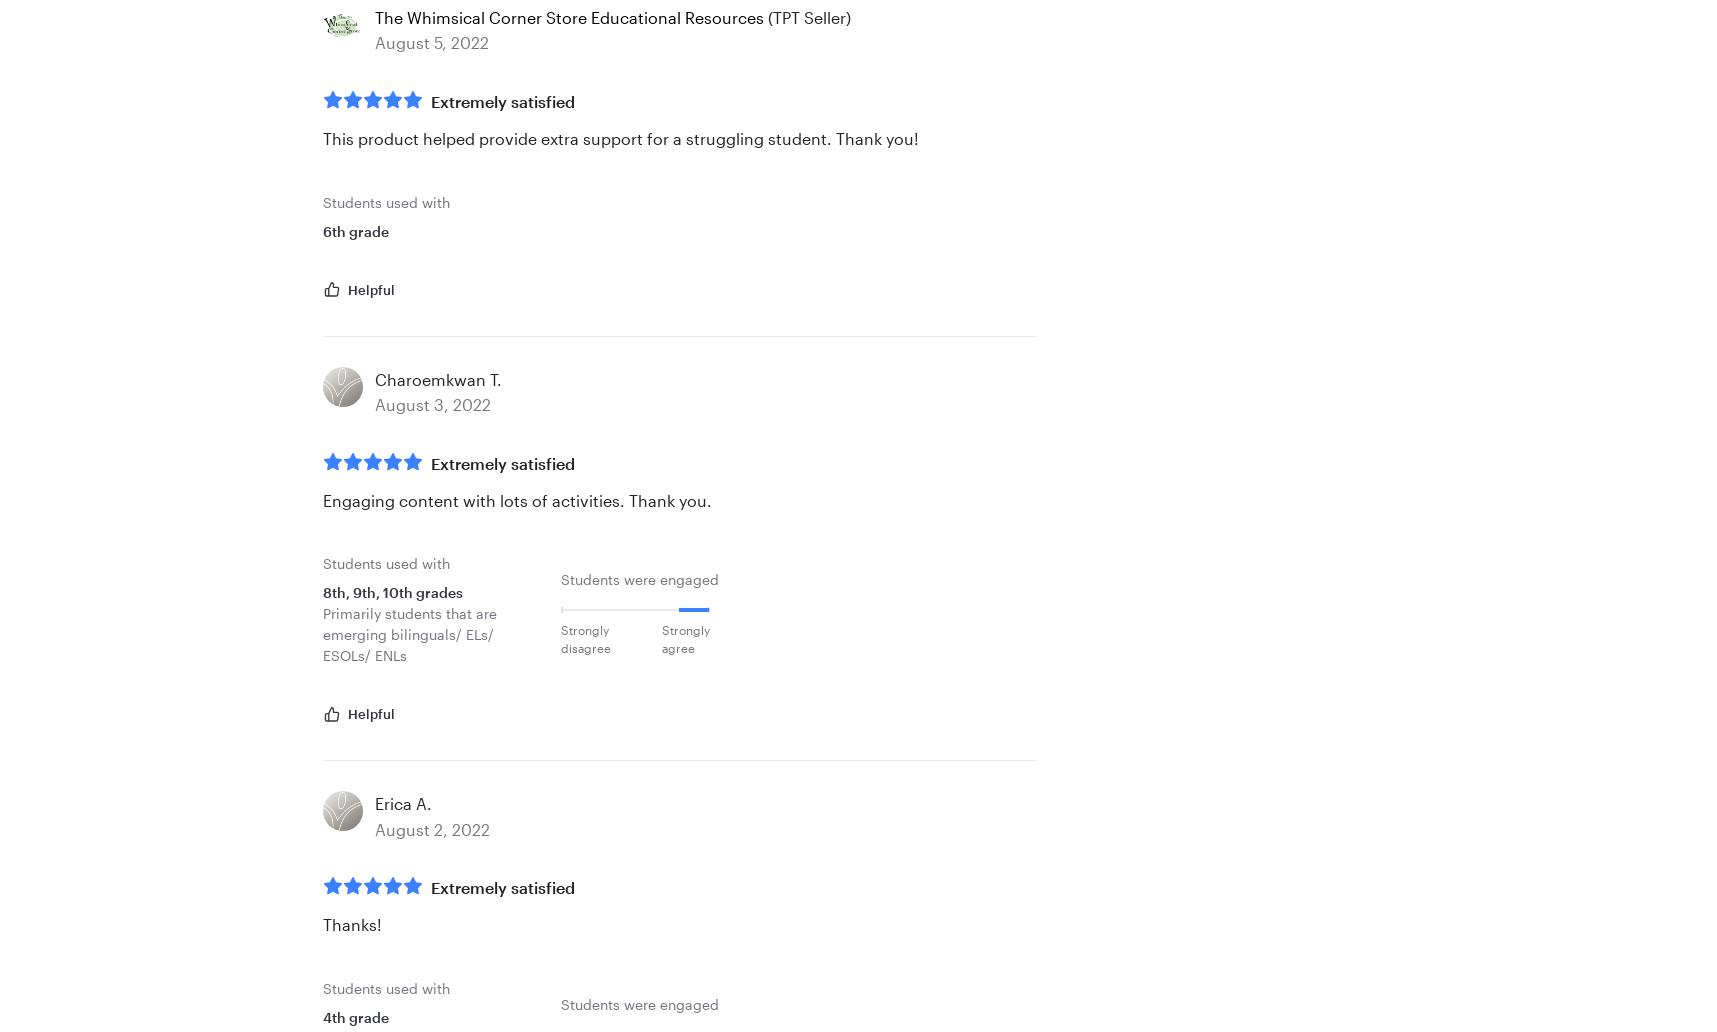  Describe the element at coordinates (355, 1016) in the screenshot. I see `'4th grade'` at that location.